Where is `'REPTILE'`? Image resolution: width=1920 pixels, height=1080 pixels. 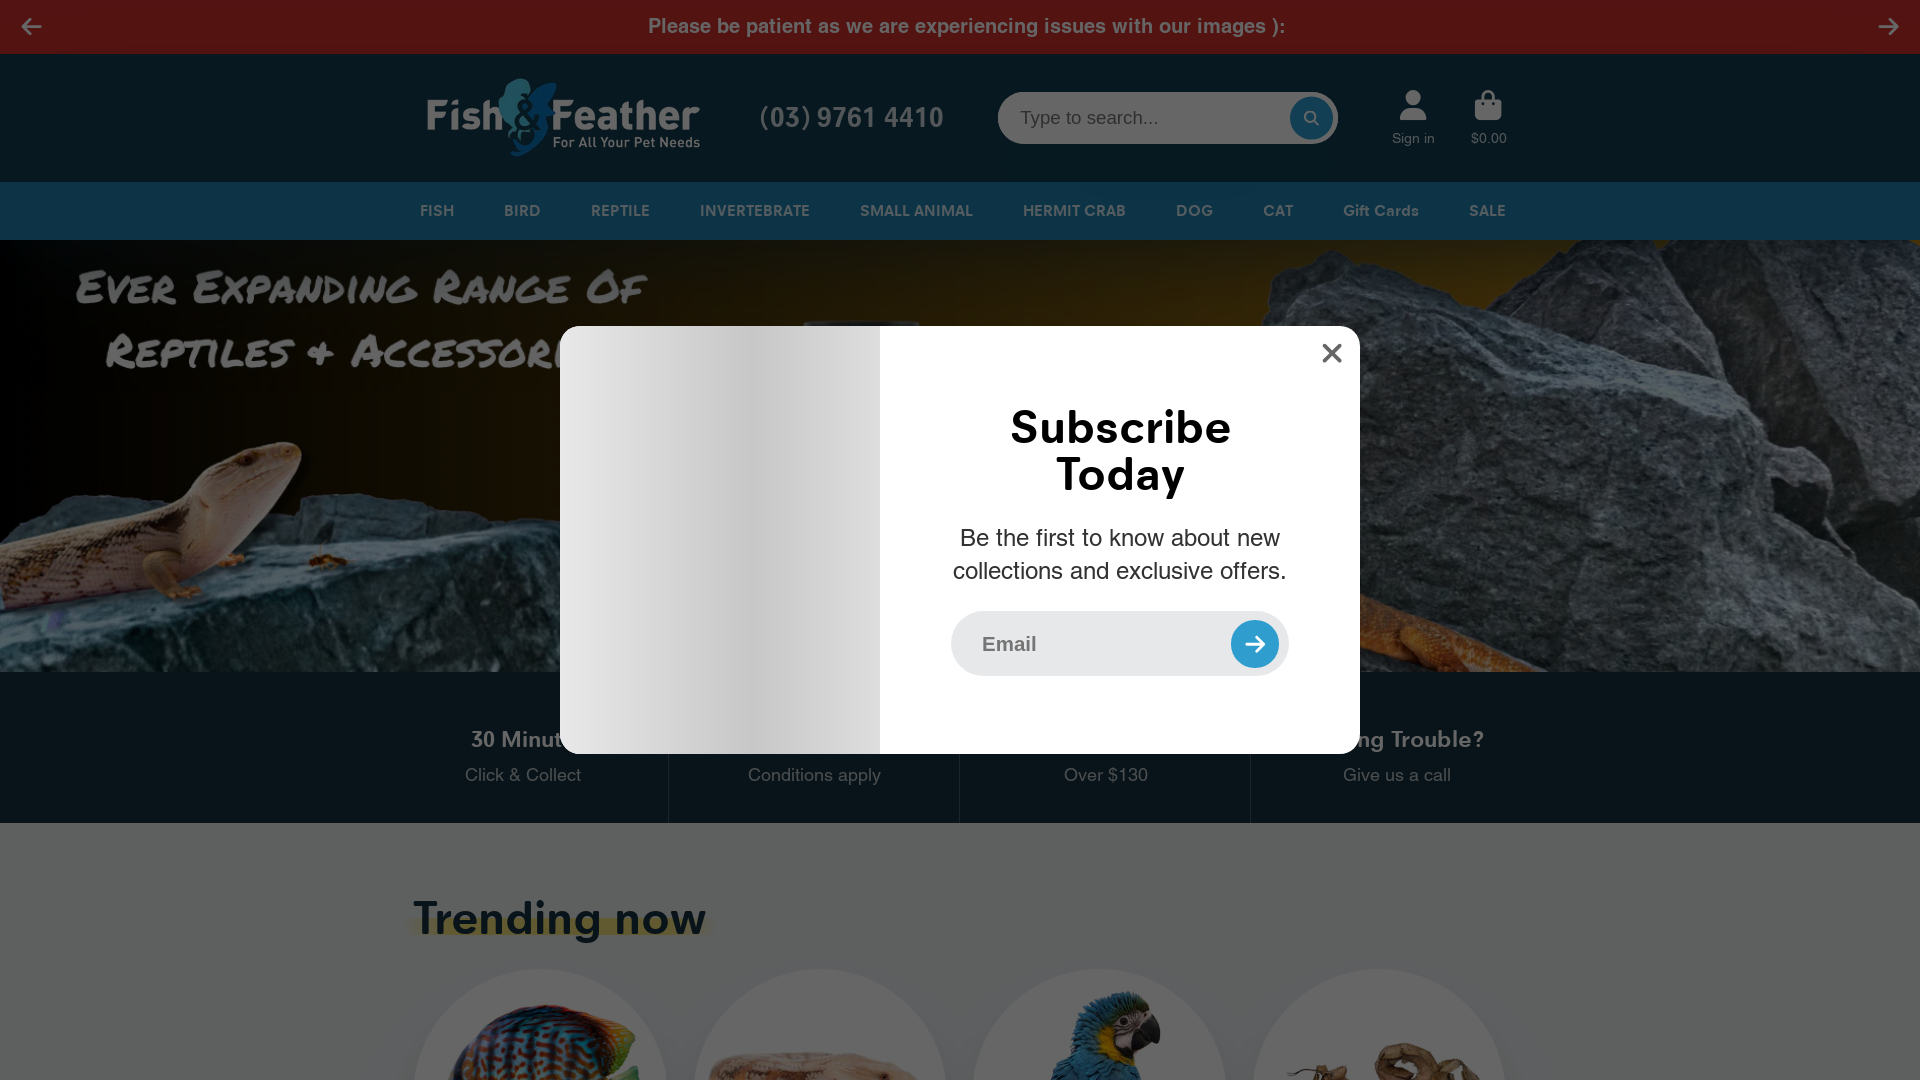
'REPTILE' is located at coordinates (616, 211).